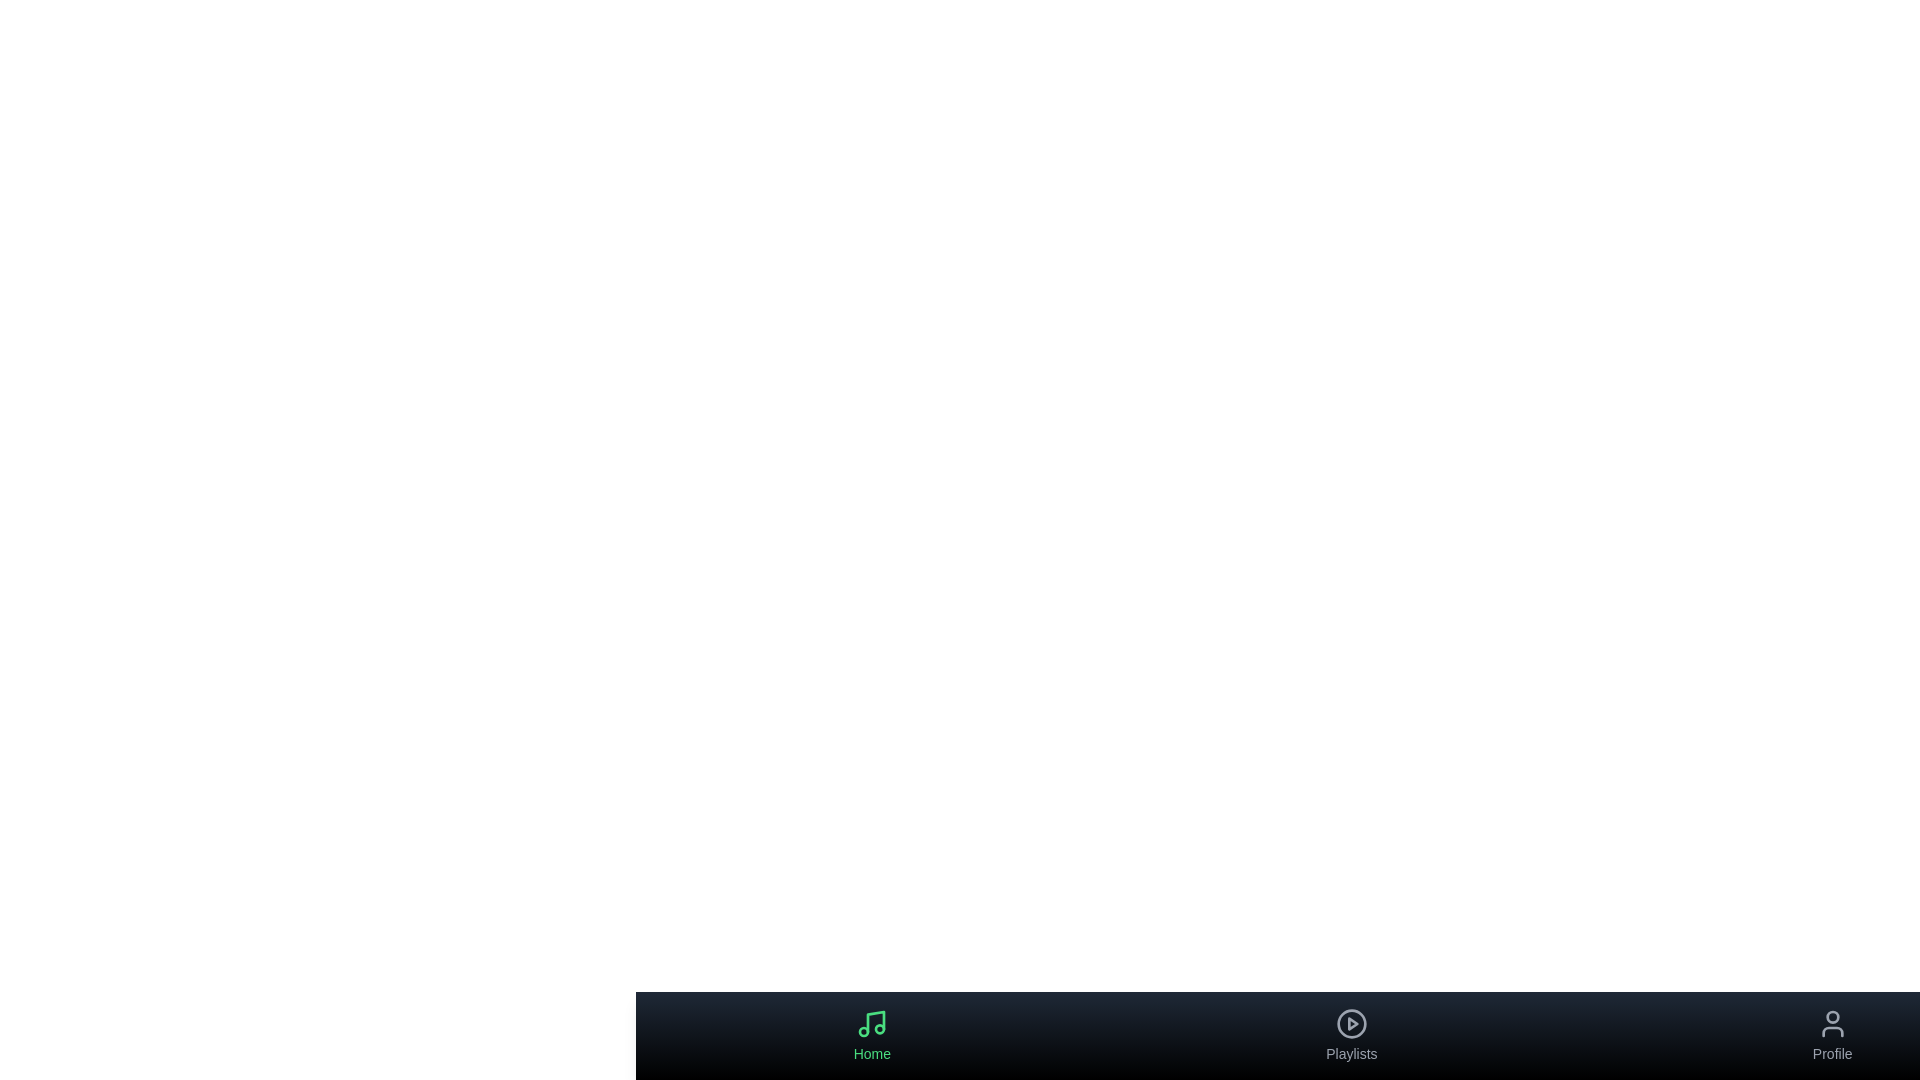 The height and width of the screenshot is (1080, 1920). Describe the element at coordinates (1832, 1035) in the screenshot. I see `the tab labeled Profile to observe the hover effect` at that location.